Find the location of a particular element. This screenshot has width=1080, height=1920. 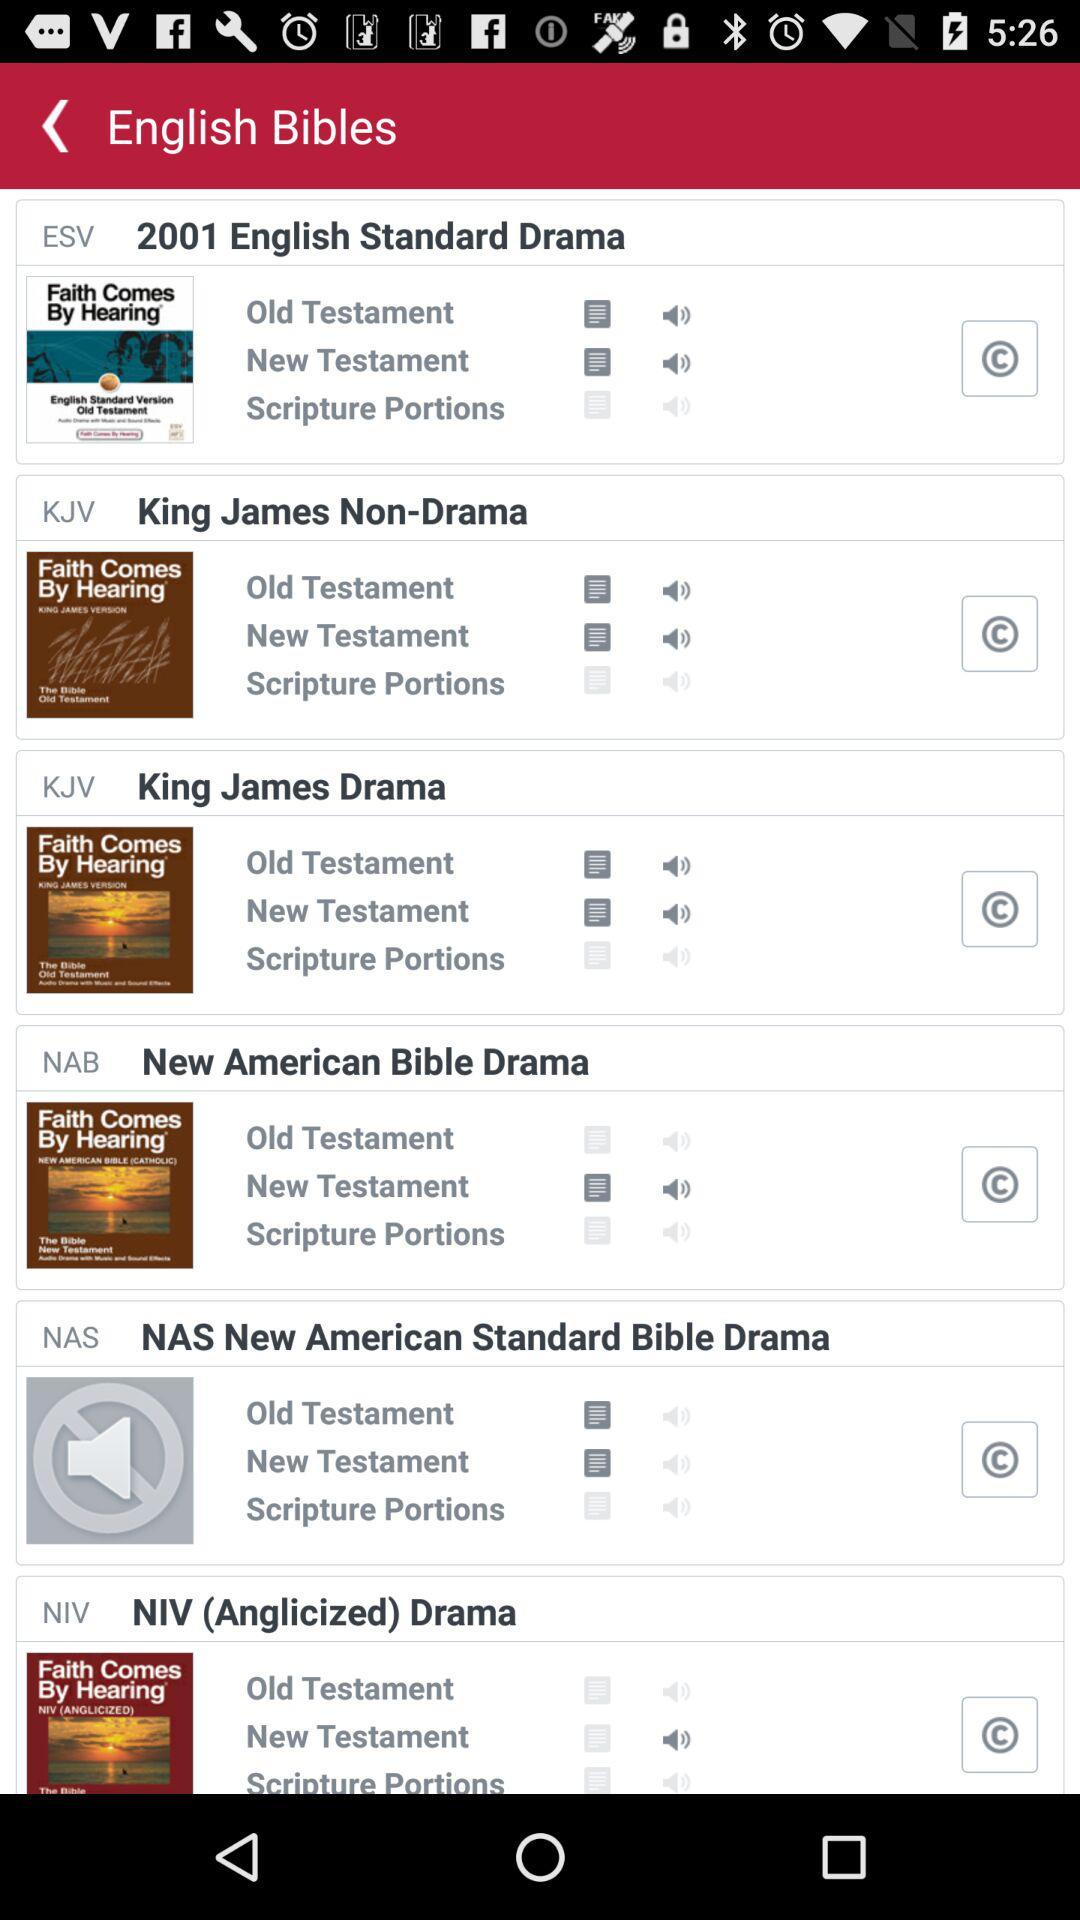

the item next to new american bible item is located at coordinates (69, 1059).